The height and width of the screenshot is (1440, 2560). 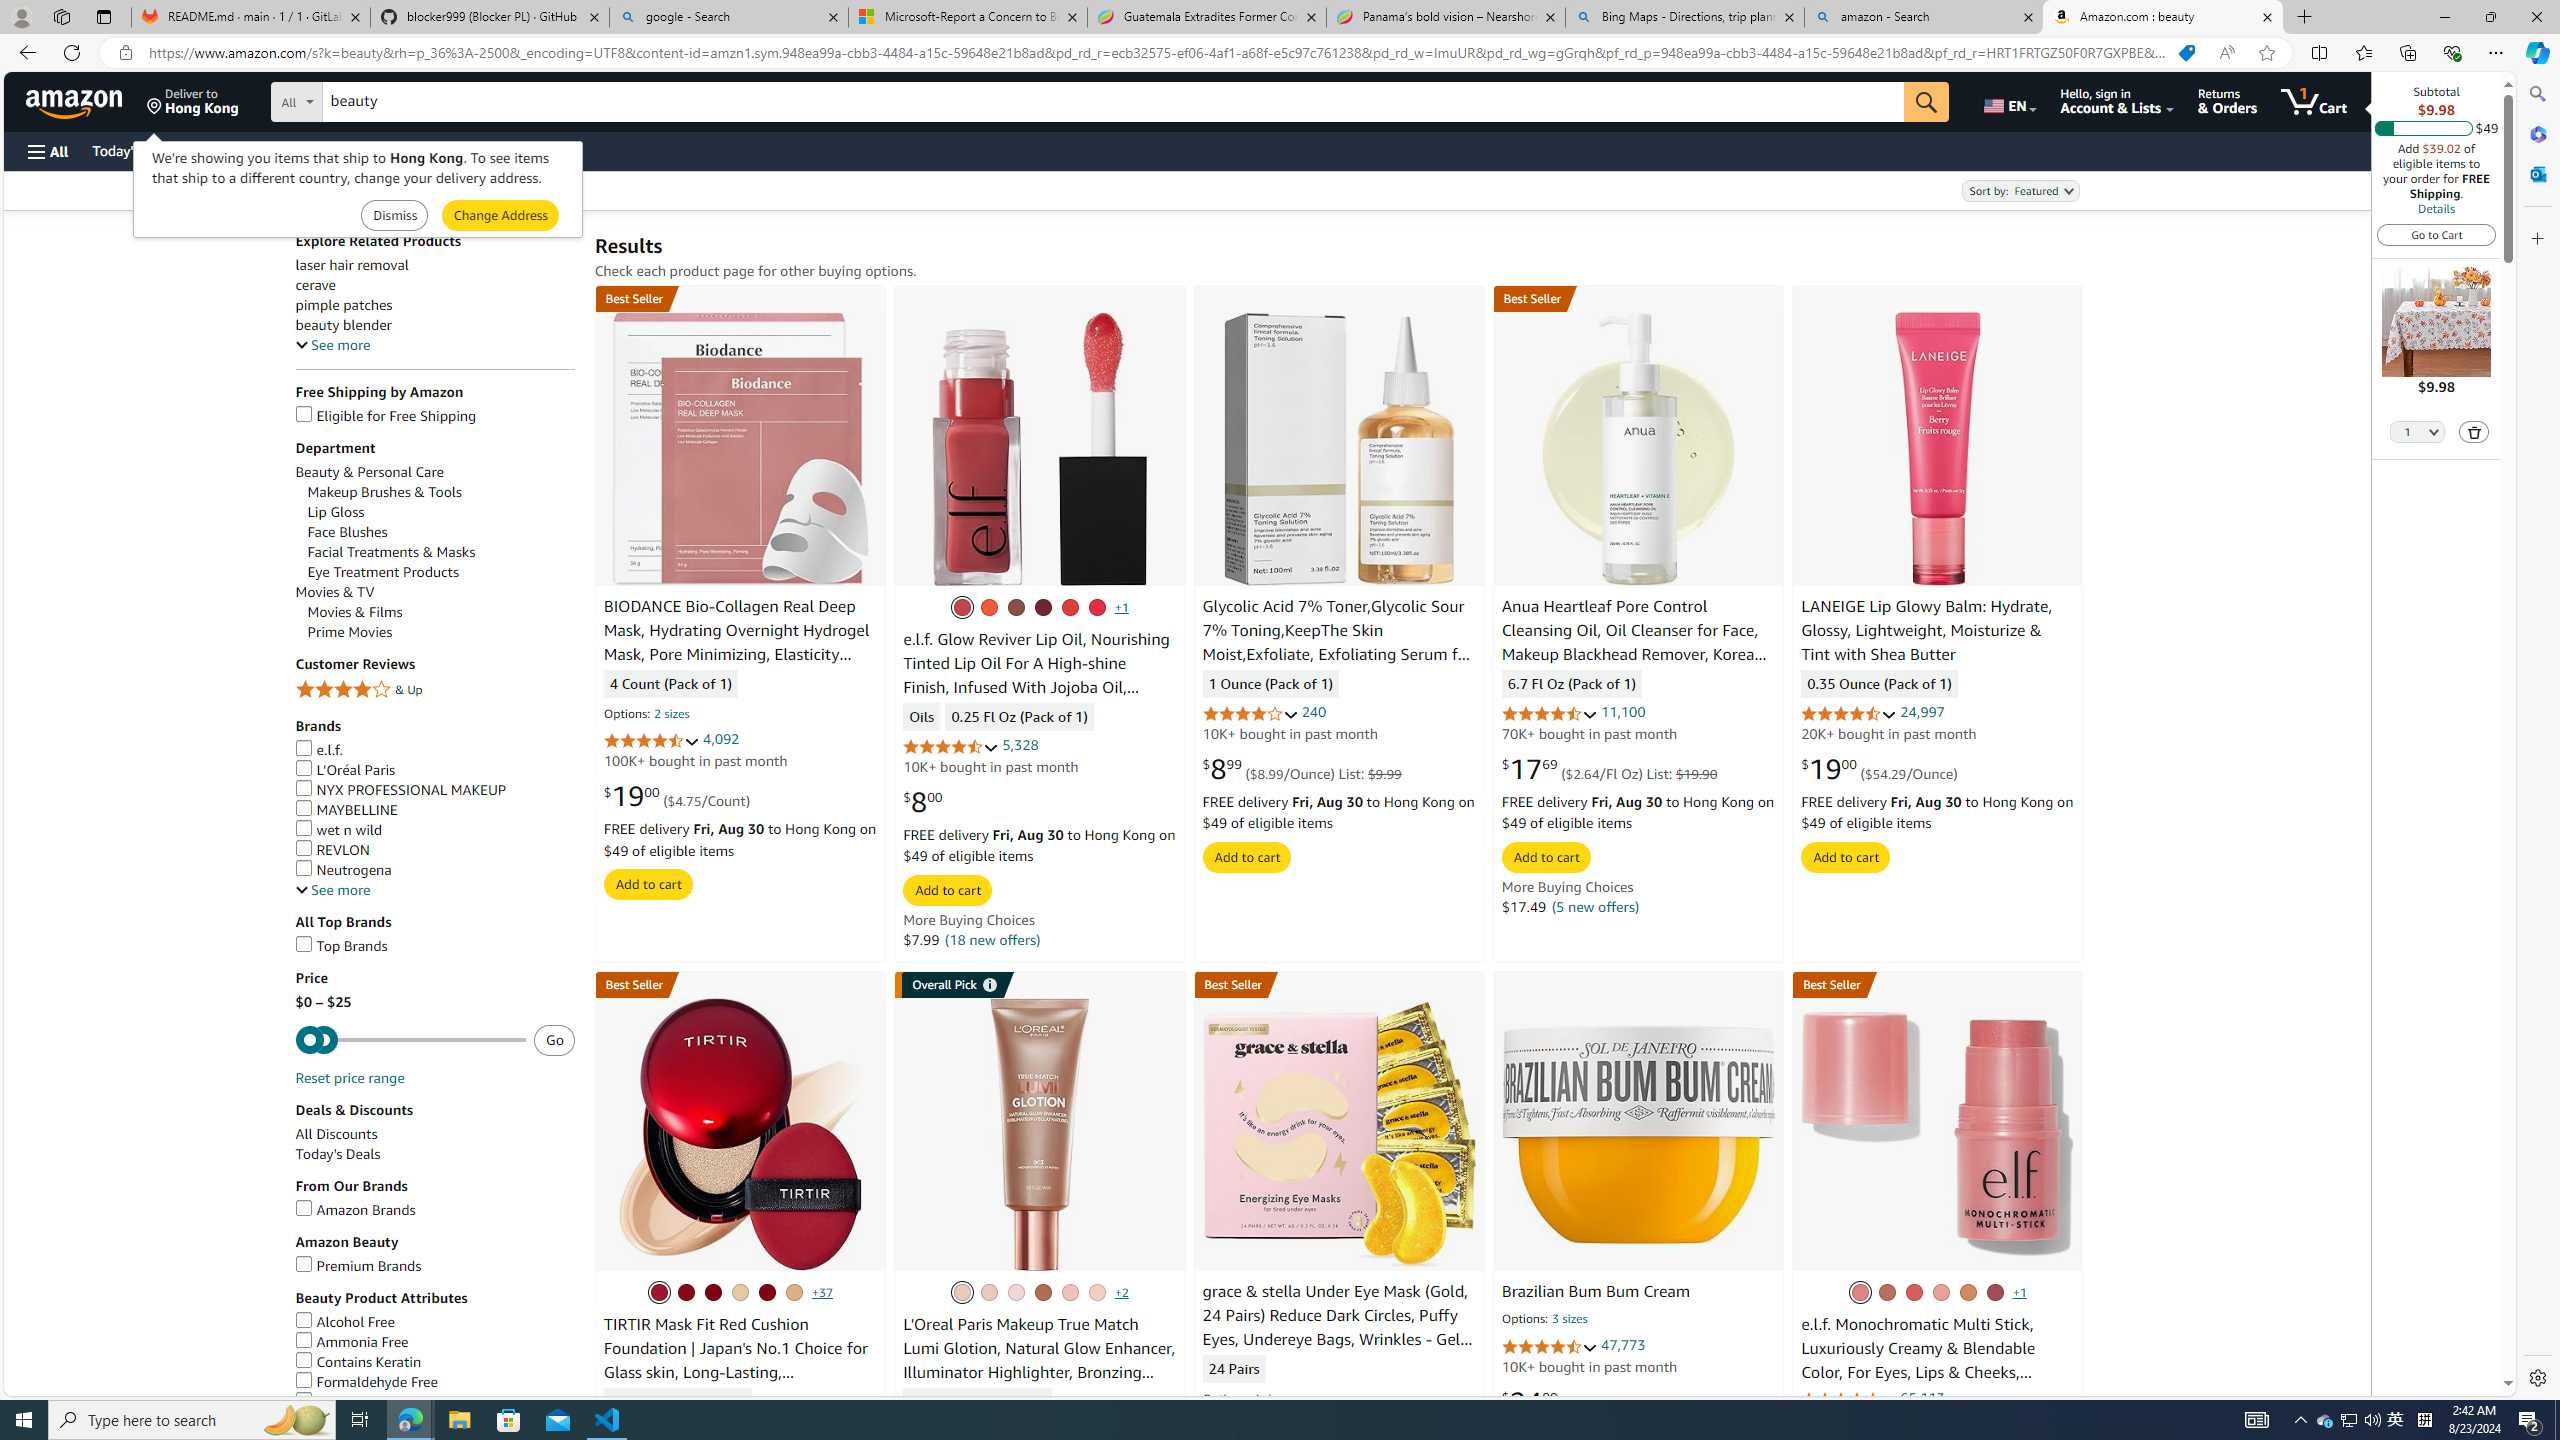 What do you see at coordinates (1924, 16) in the screenshot?
I see `'amazon - Search'` at bounding box center [1924, 16].